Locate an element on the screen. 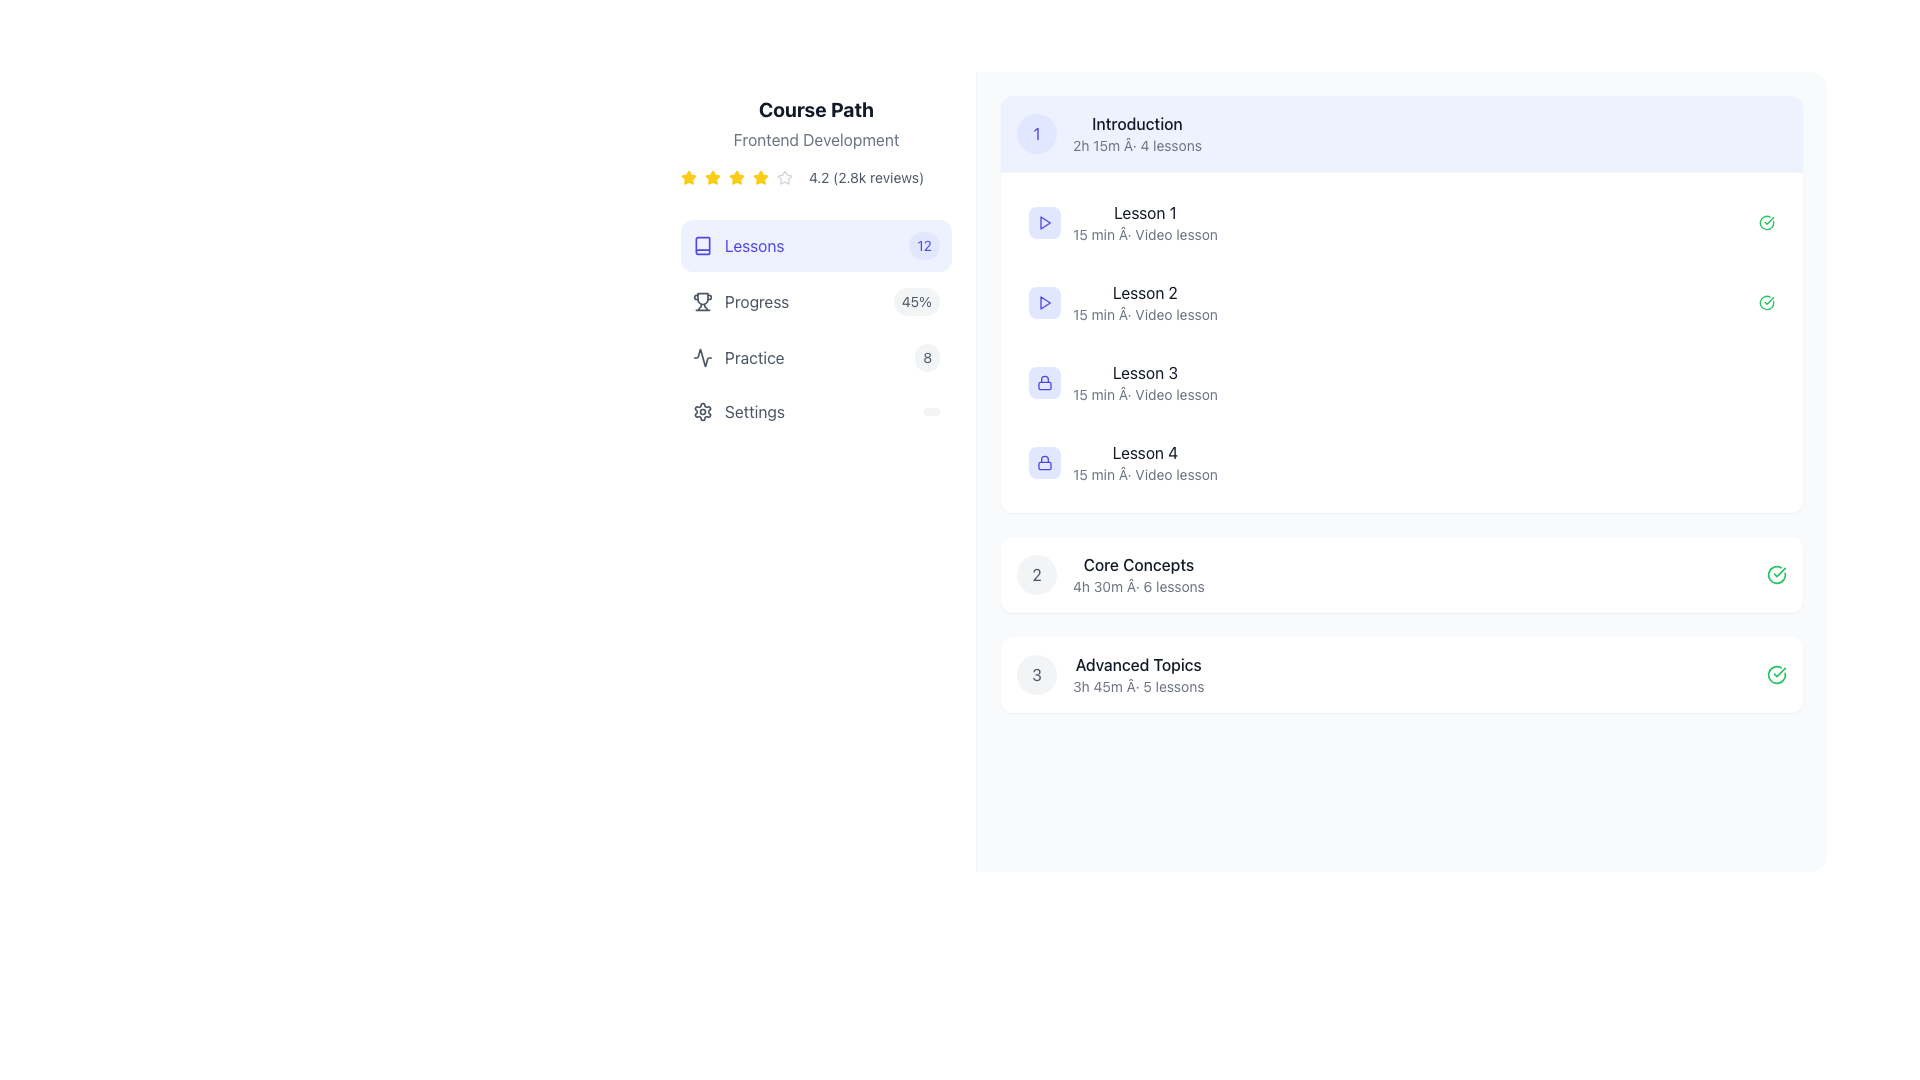  the completion verification icon located on the right side of the second item in the 'Introduction' section is located at coordinates (1766, 303).